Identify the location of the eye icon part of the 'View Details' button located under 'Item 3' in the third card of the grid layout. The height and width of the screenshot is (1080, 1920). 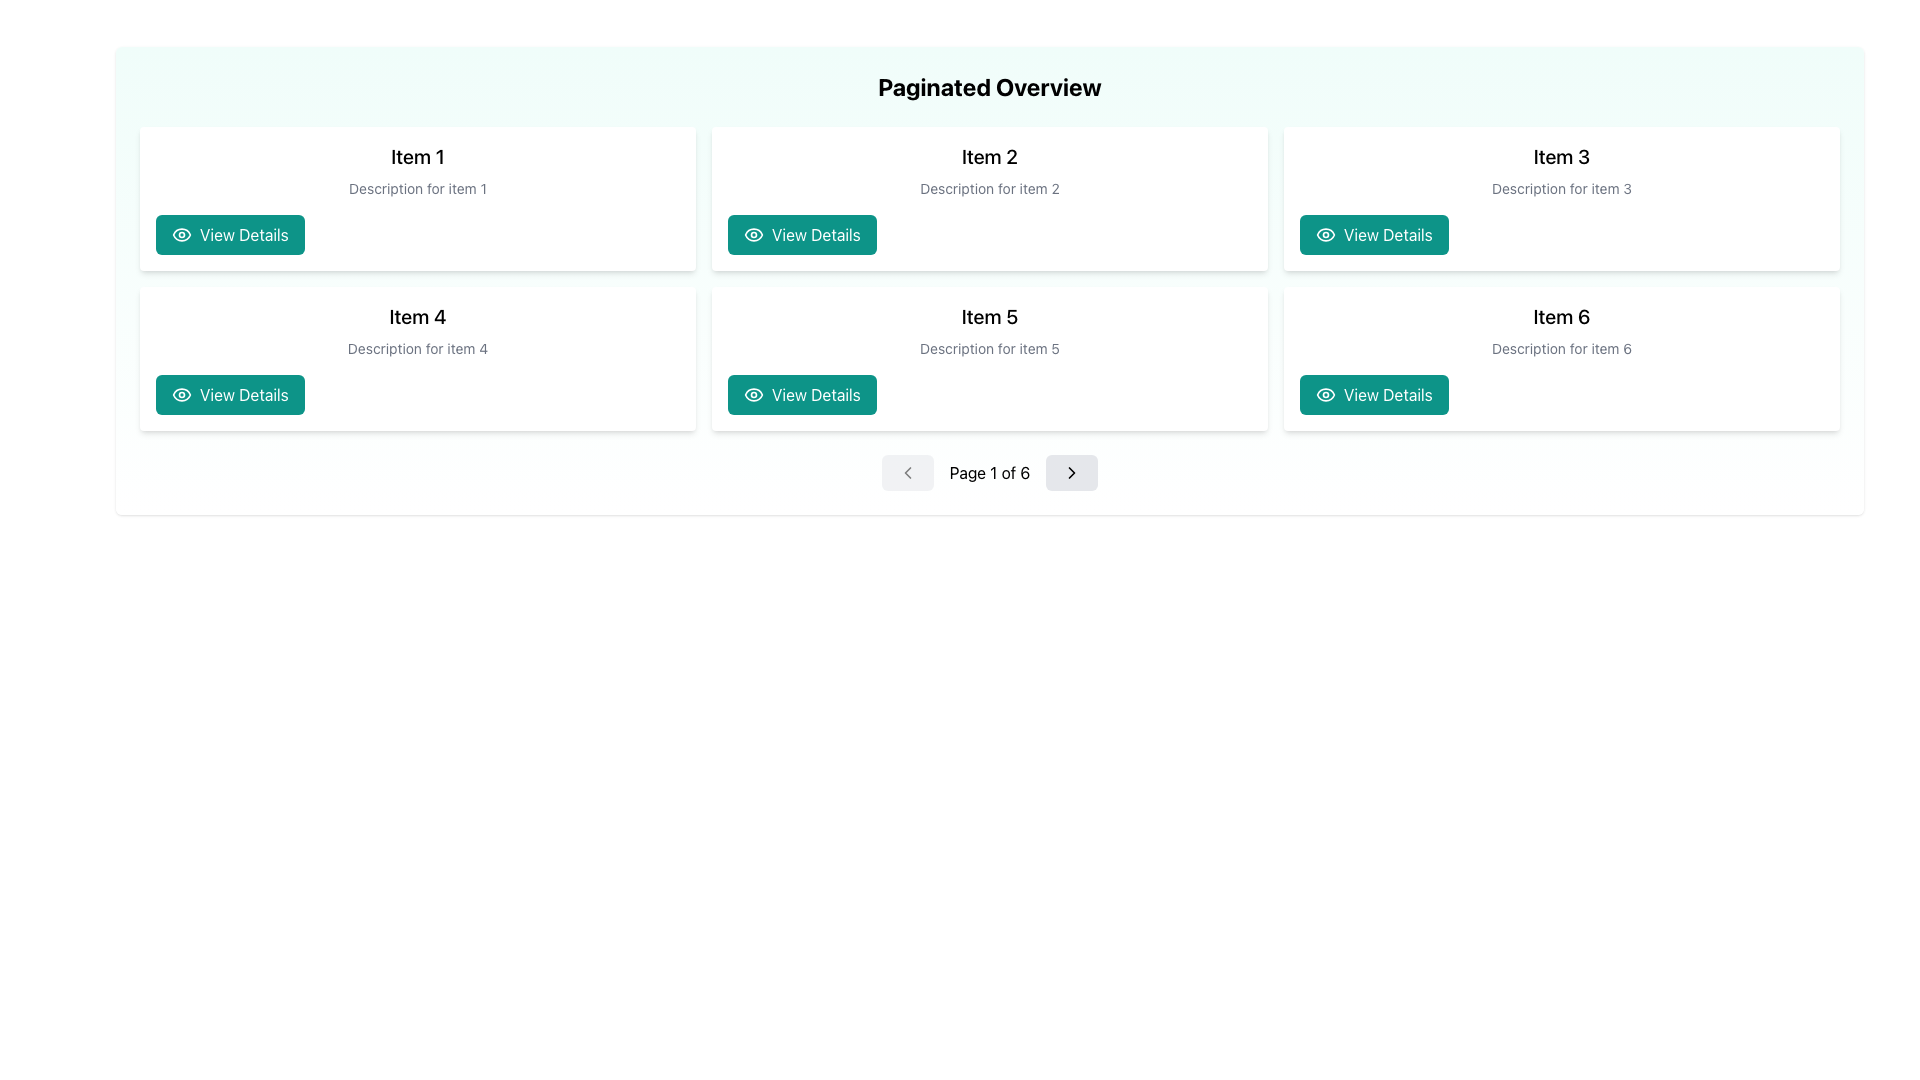
(1325, 234).